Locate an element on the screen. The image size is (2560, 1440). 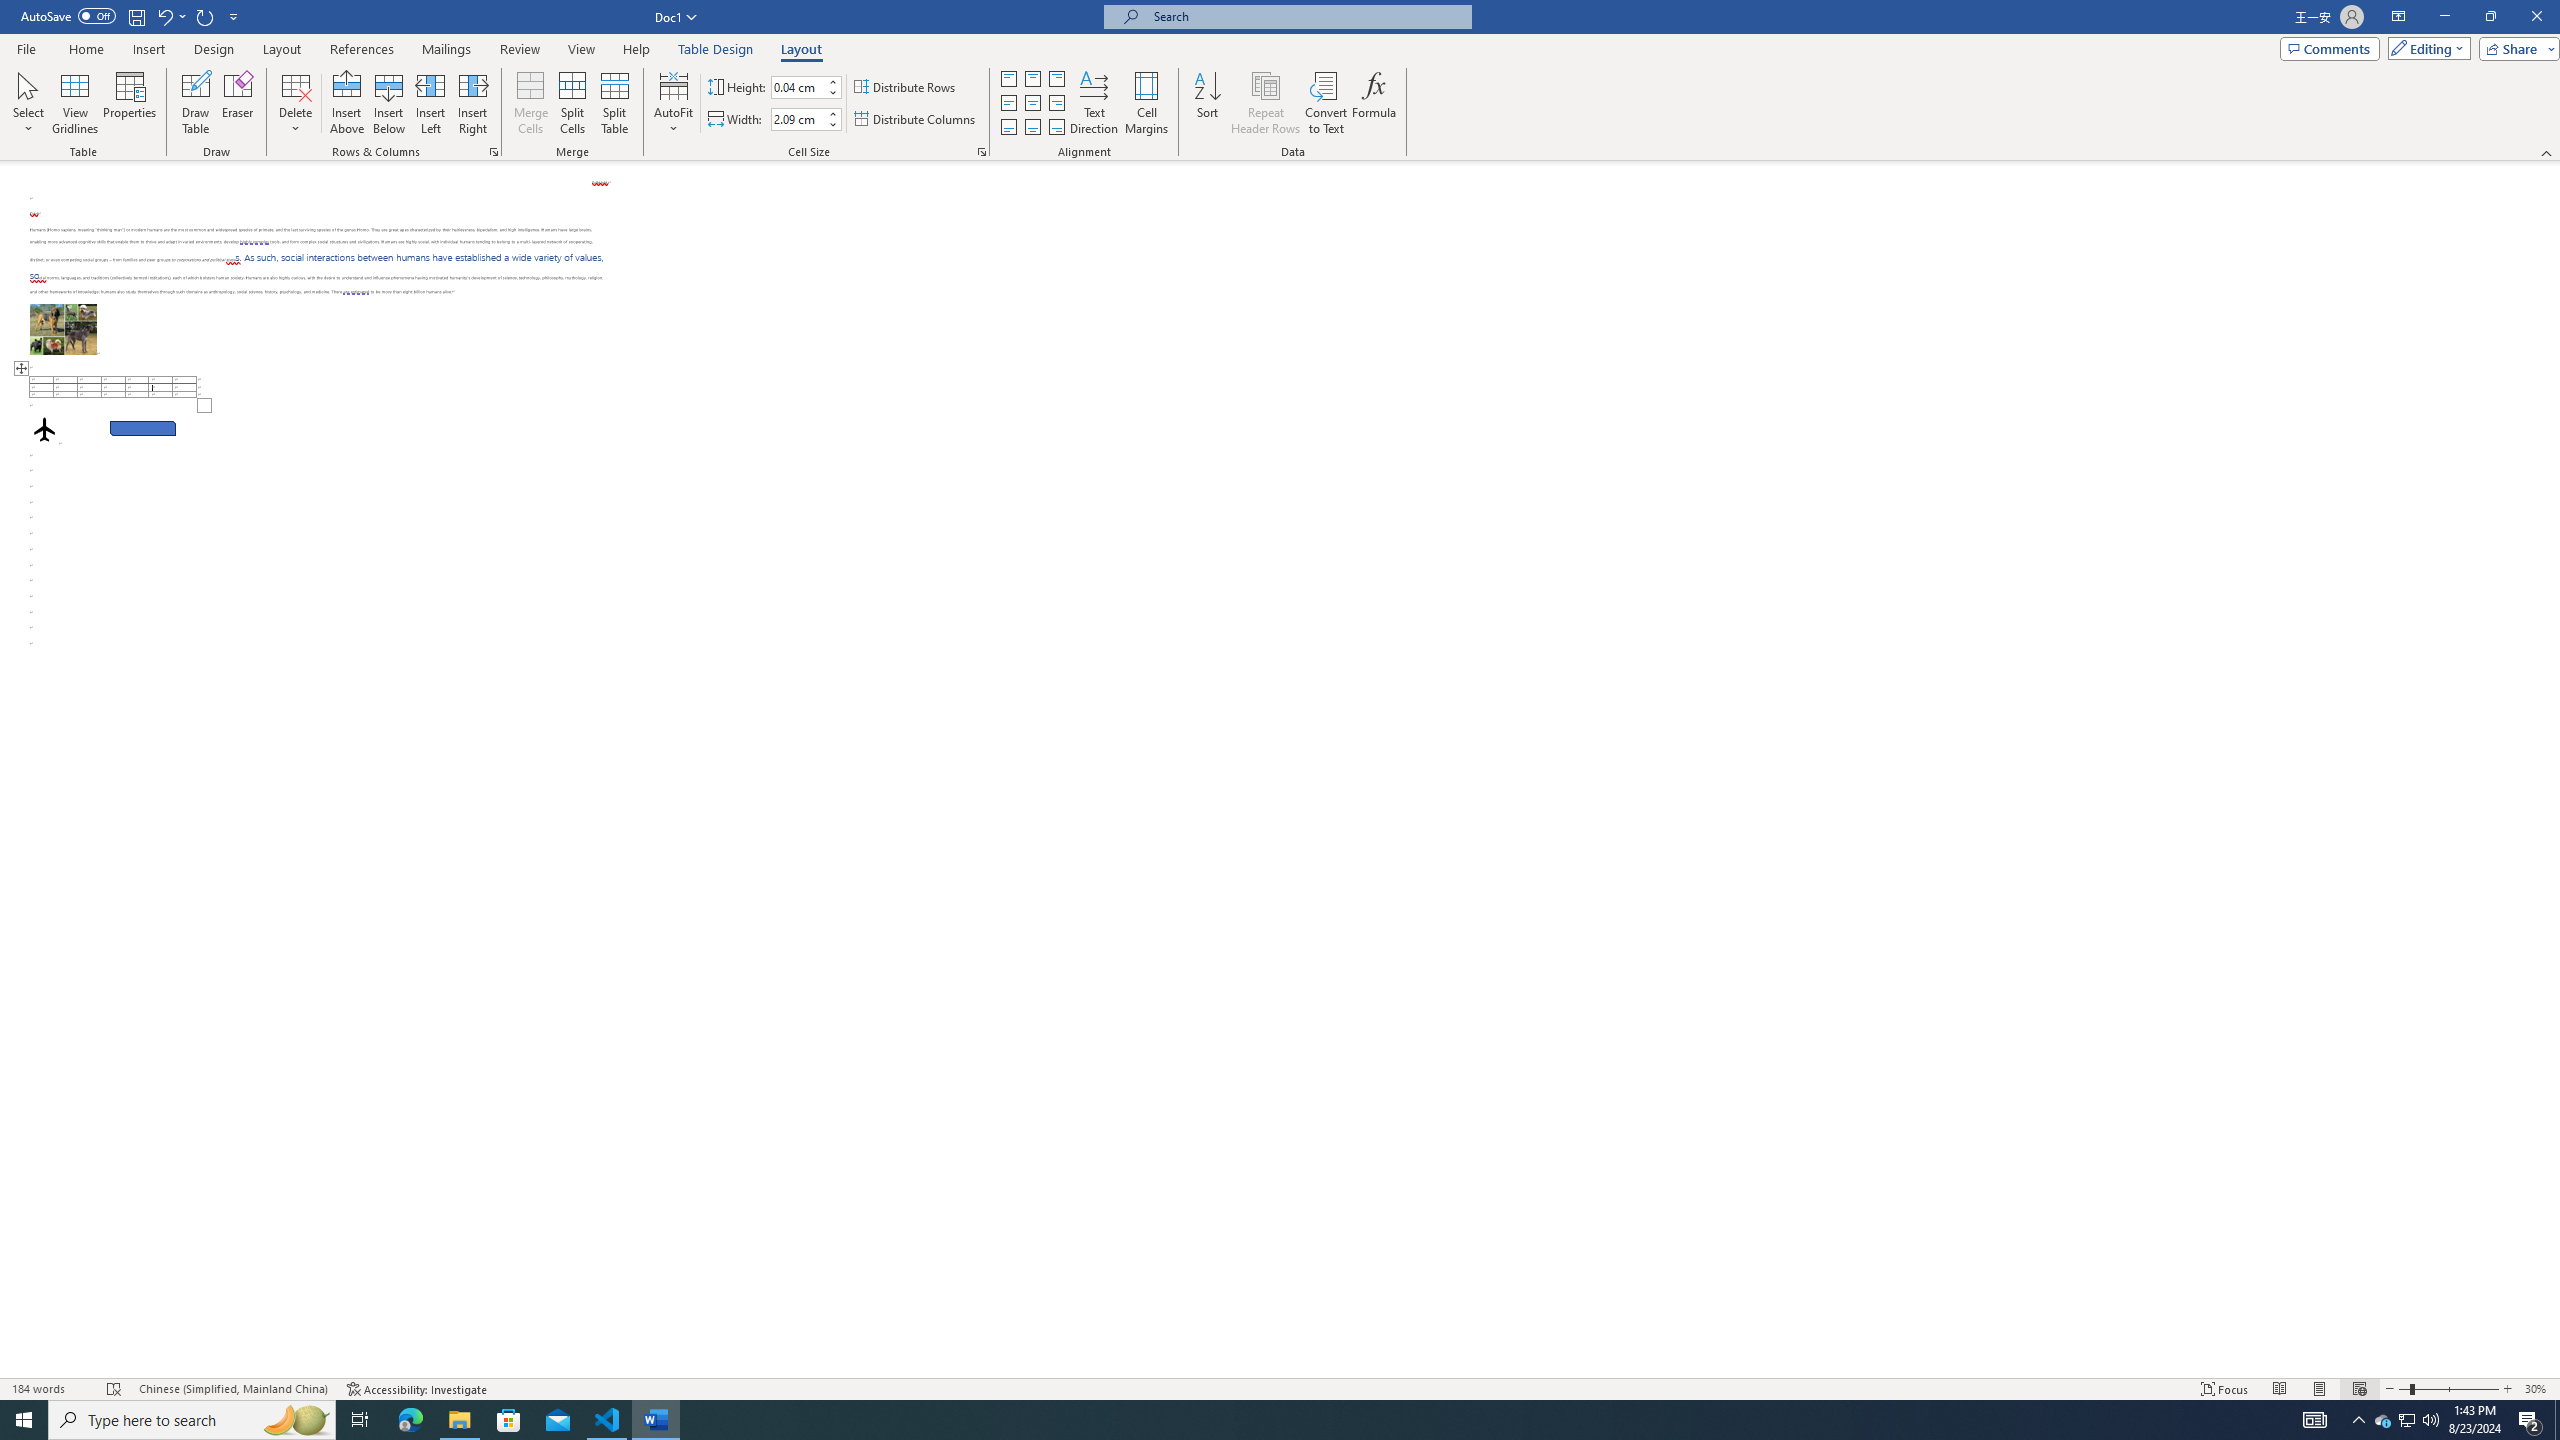
'Class: NetUIScrollBar' is located at coordinates (2551, 769).